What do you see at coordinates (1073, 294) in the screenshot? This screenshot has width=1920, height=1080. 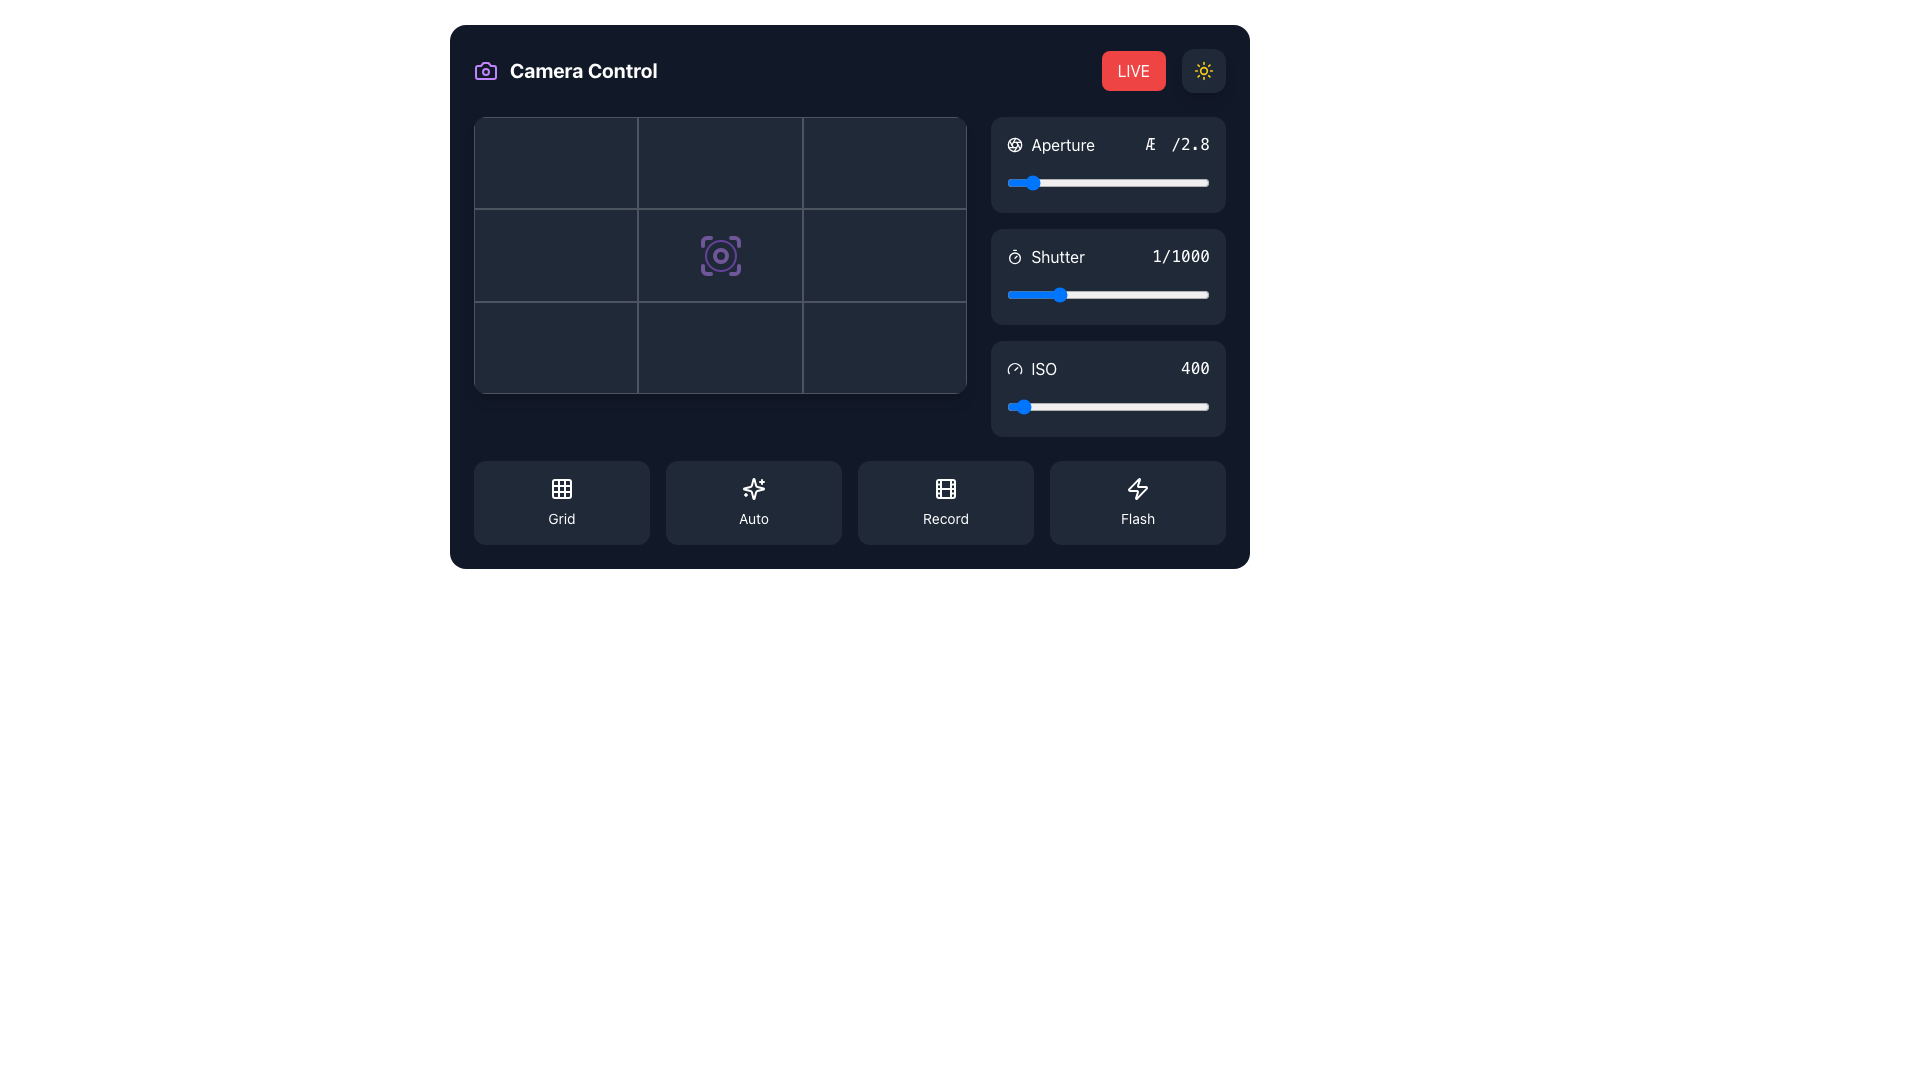 I see `the shutter speed value` at bounding box center [1073, 294].